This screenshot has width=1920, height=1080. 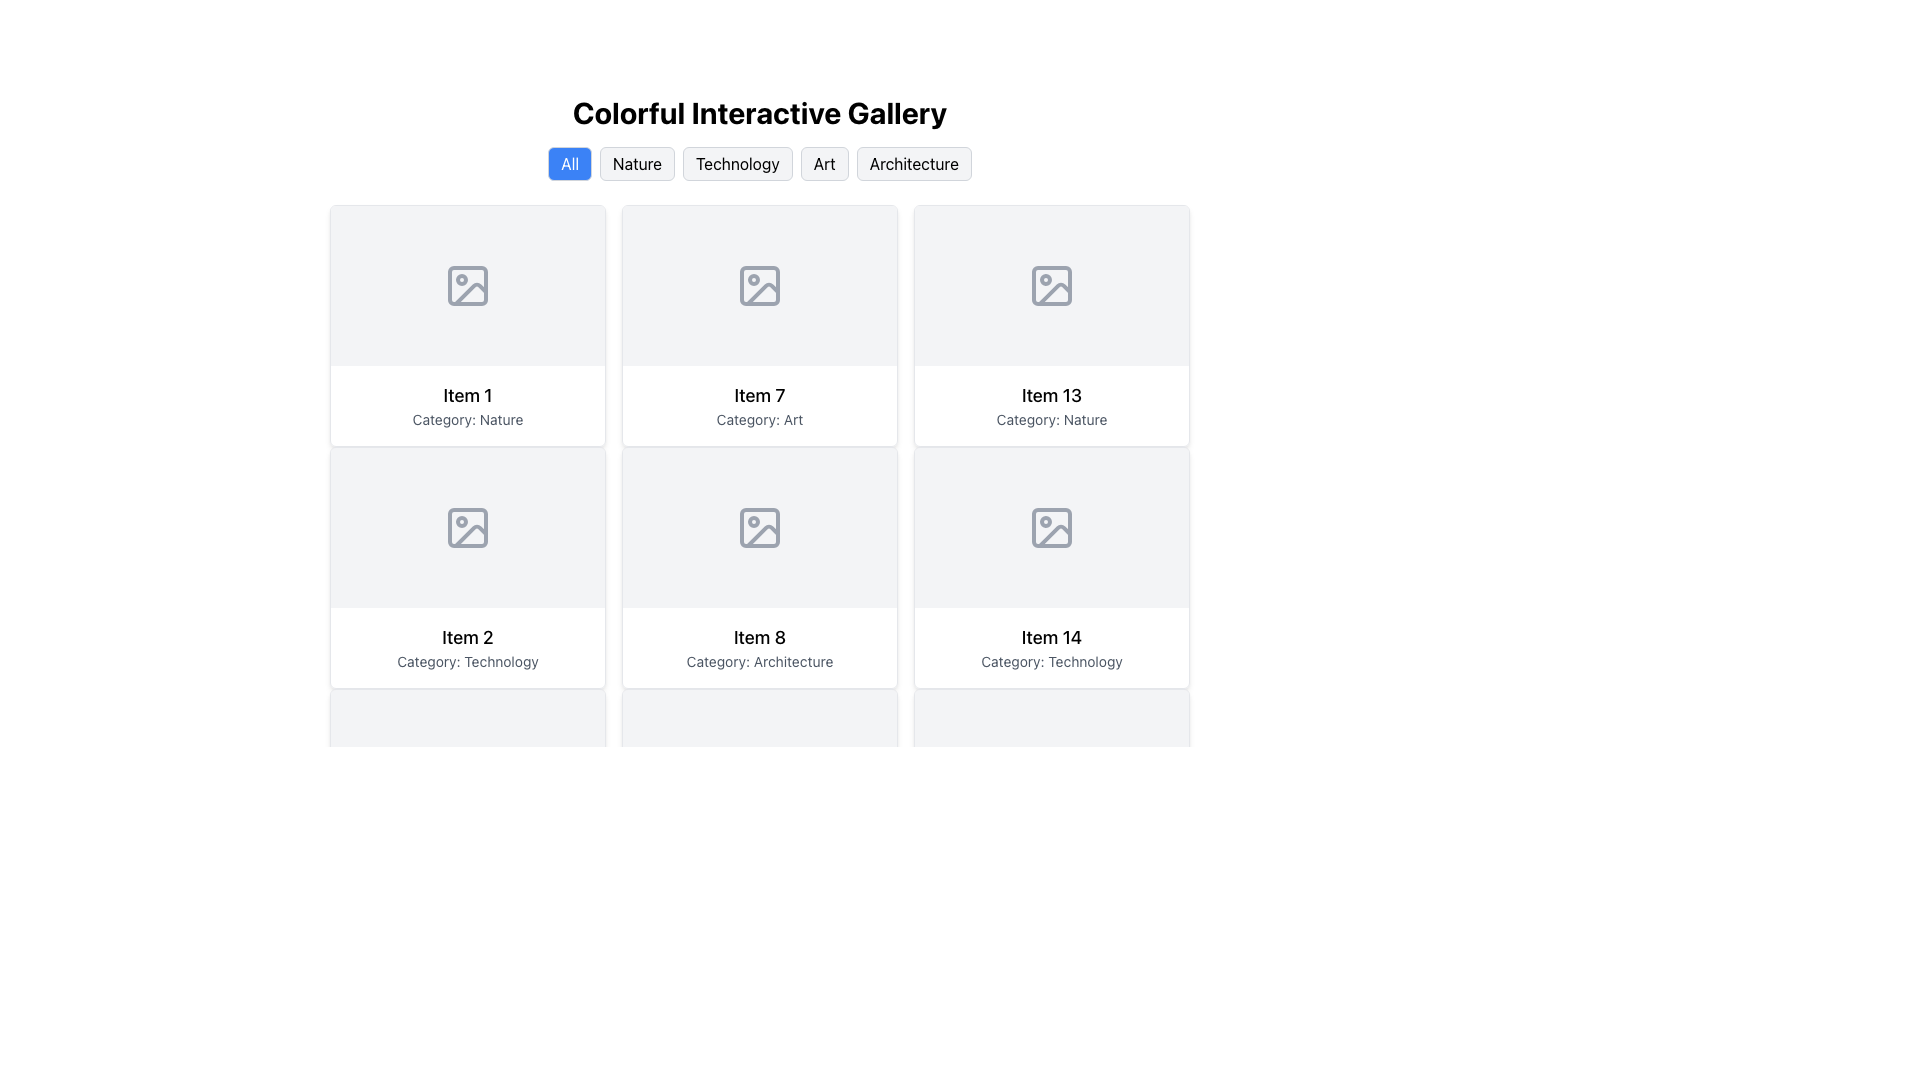 I want to click on the light gray rectangular placeholder element with rounded corners that contains an image icon, located at the top-left of a grid layout, so click(x=466, y=285).